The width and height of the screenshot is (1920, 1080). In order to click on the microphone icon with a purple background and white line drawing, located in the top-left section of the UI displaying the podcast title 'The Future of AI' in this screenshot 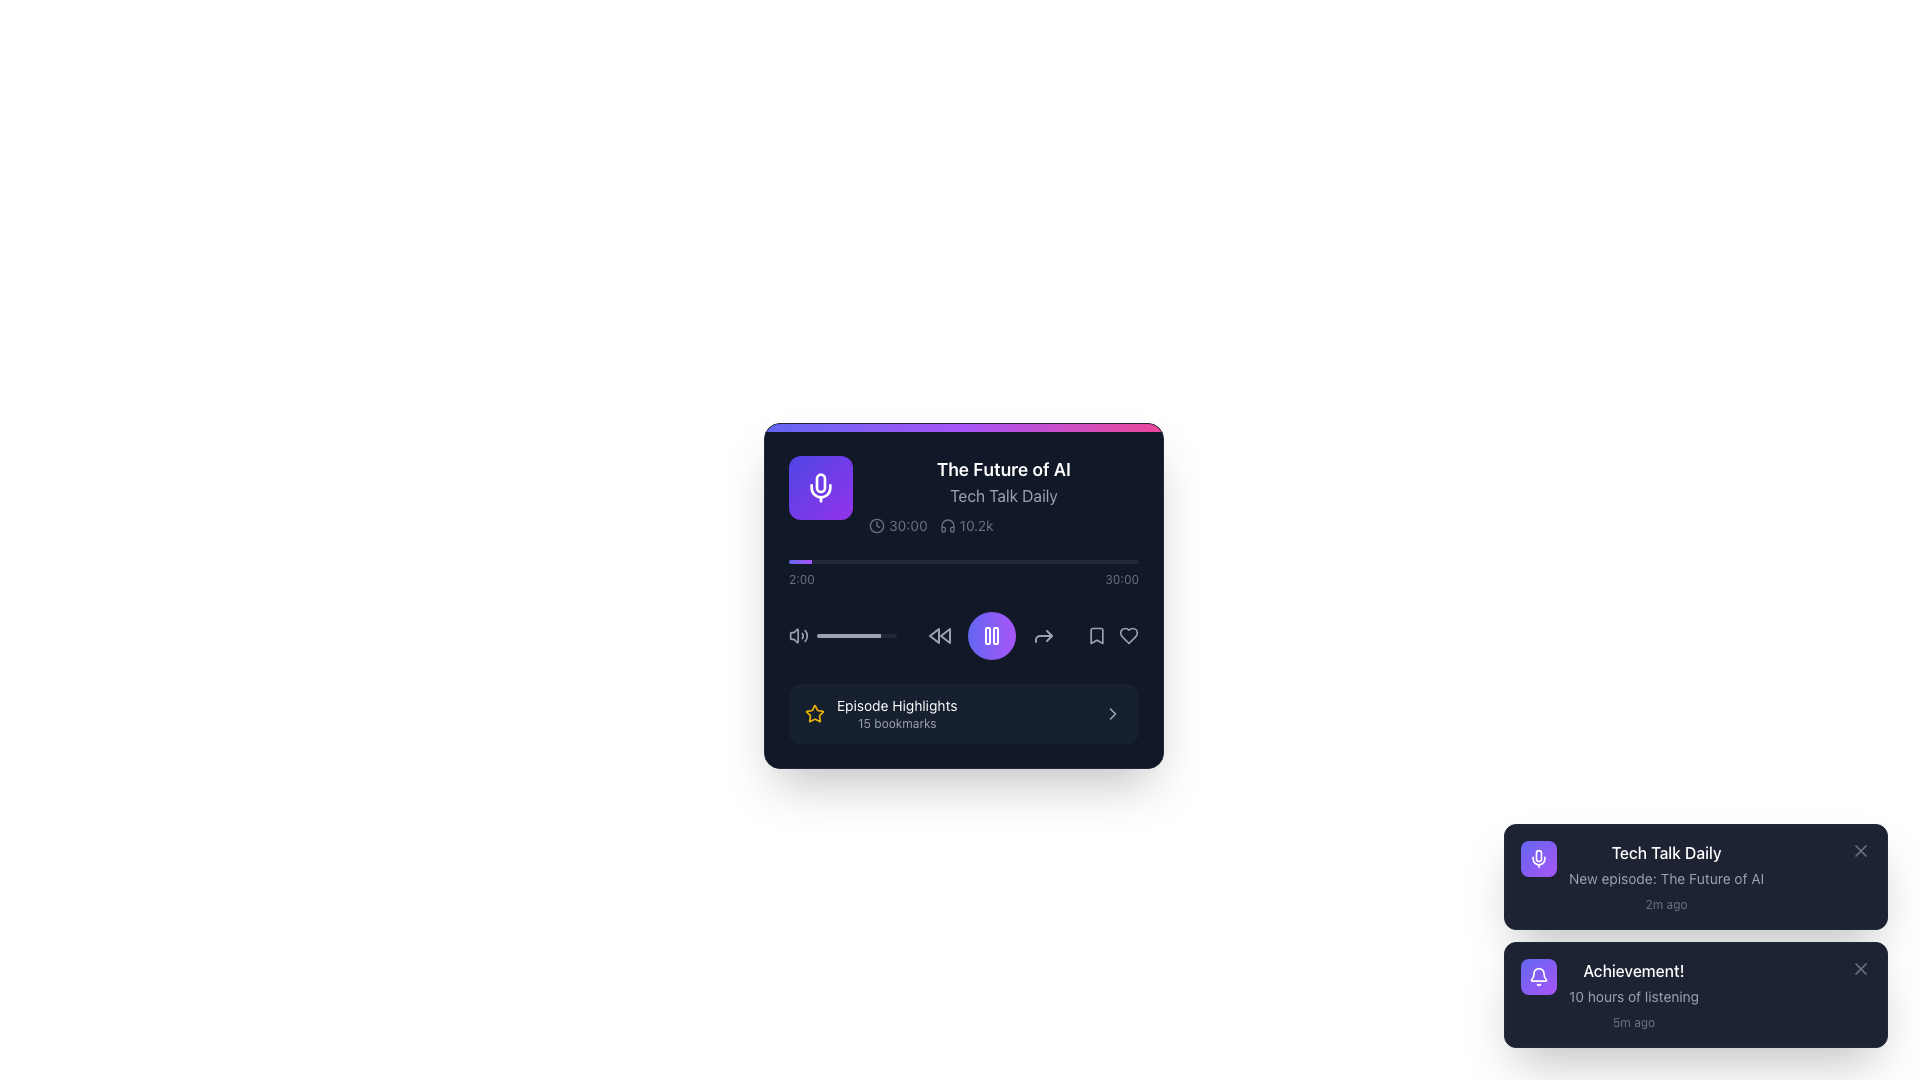, I will do `click(820, 482)`.